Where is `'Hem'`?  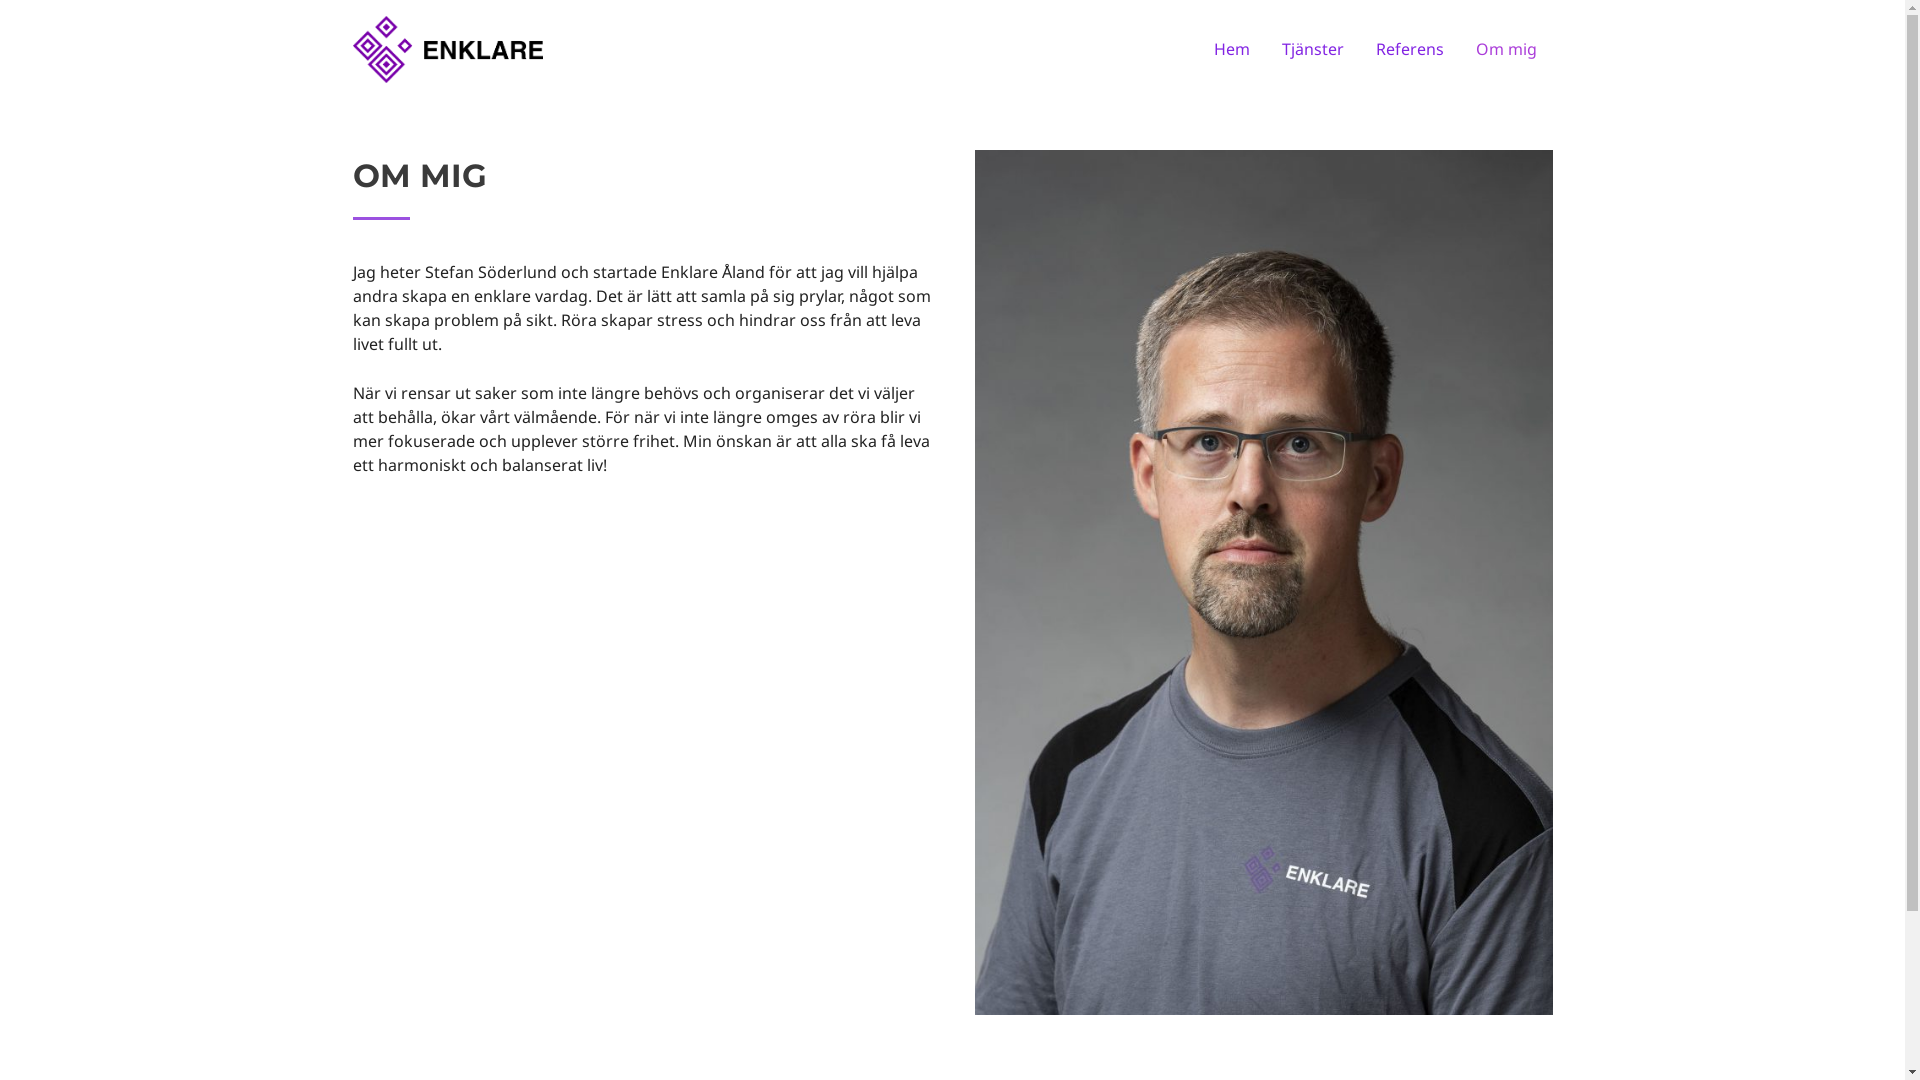
'Hem' is located at coordinates (1231, 48).